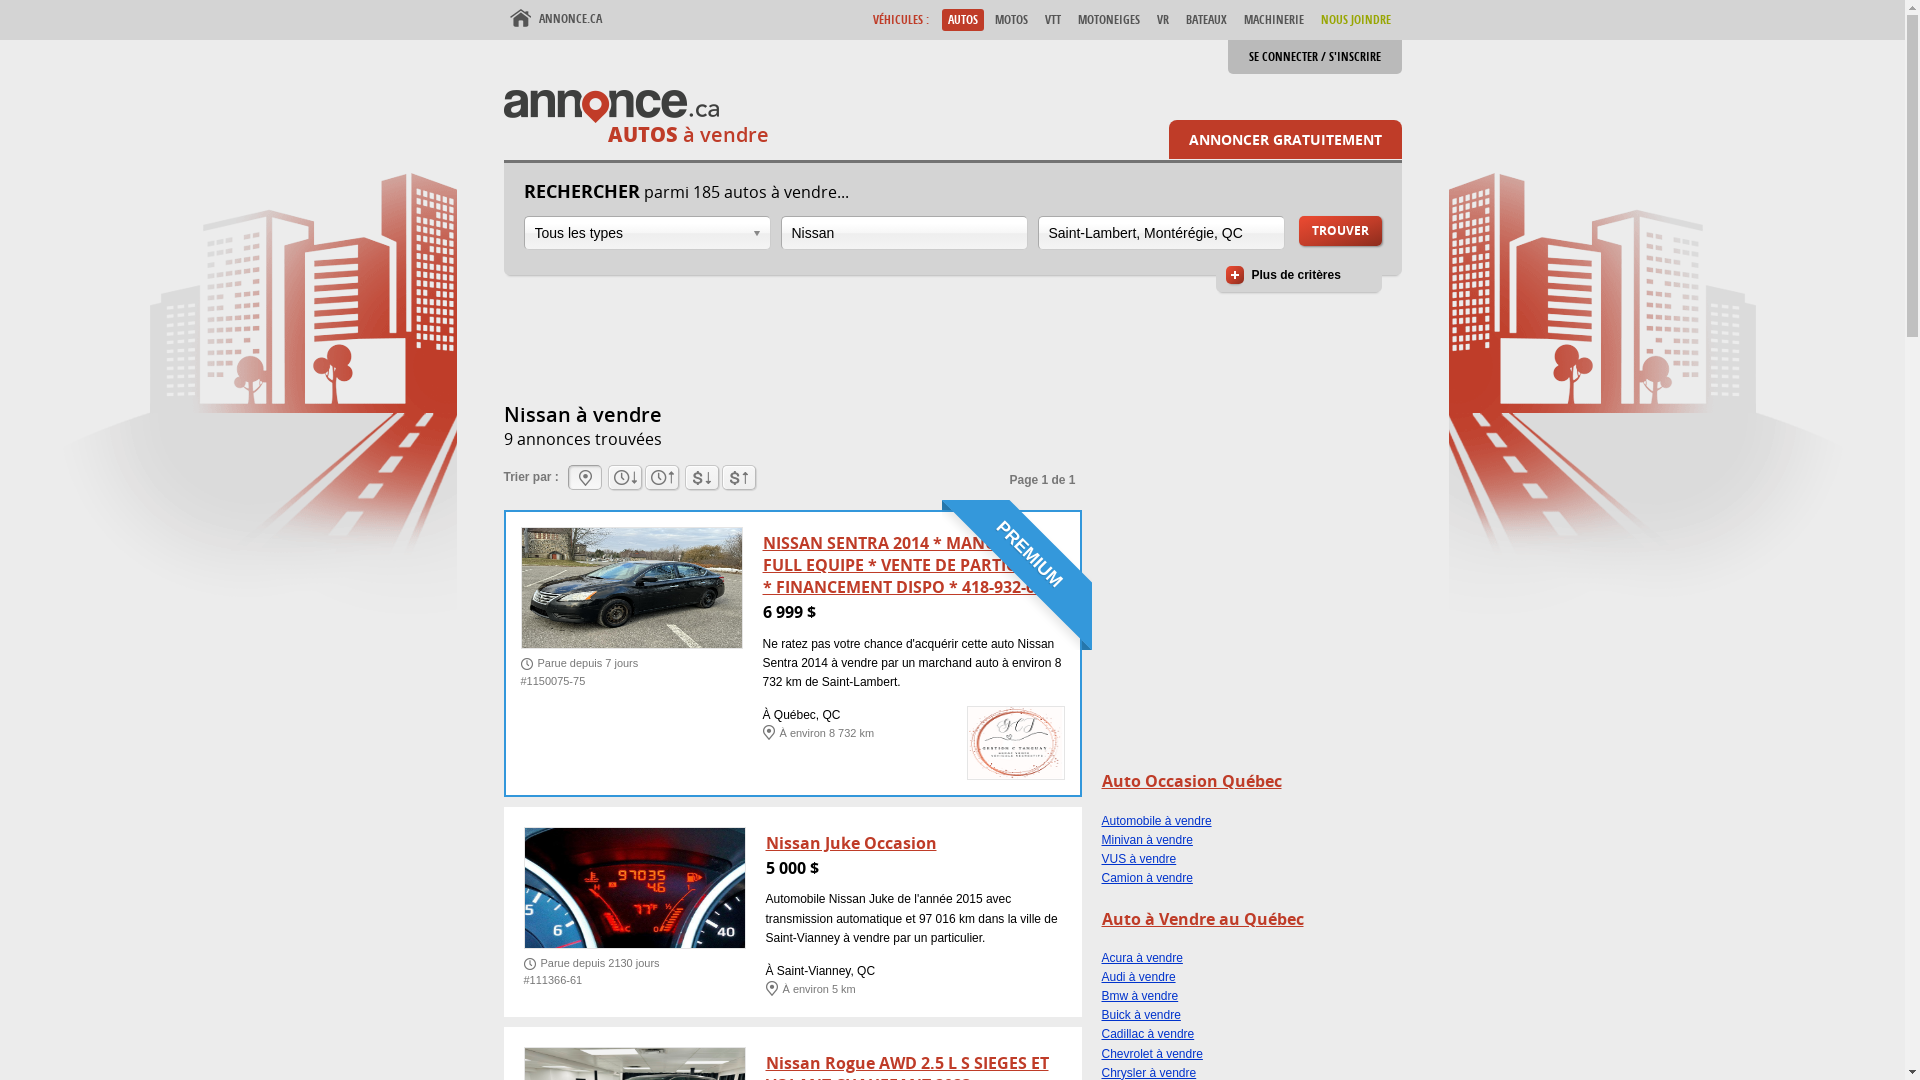  Describe the element at coordinates (1284, 138) in the screenshot. I see `'ANNONCER GRATUITEMENT'` at that location.